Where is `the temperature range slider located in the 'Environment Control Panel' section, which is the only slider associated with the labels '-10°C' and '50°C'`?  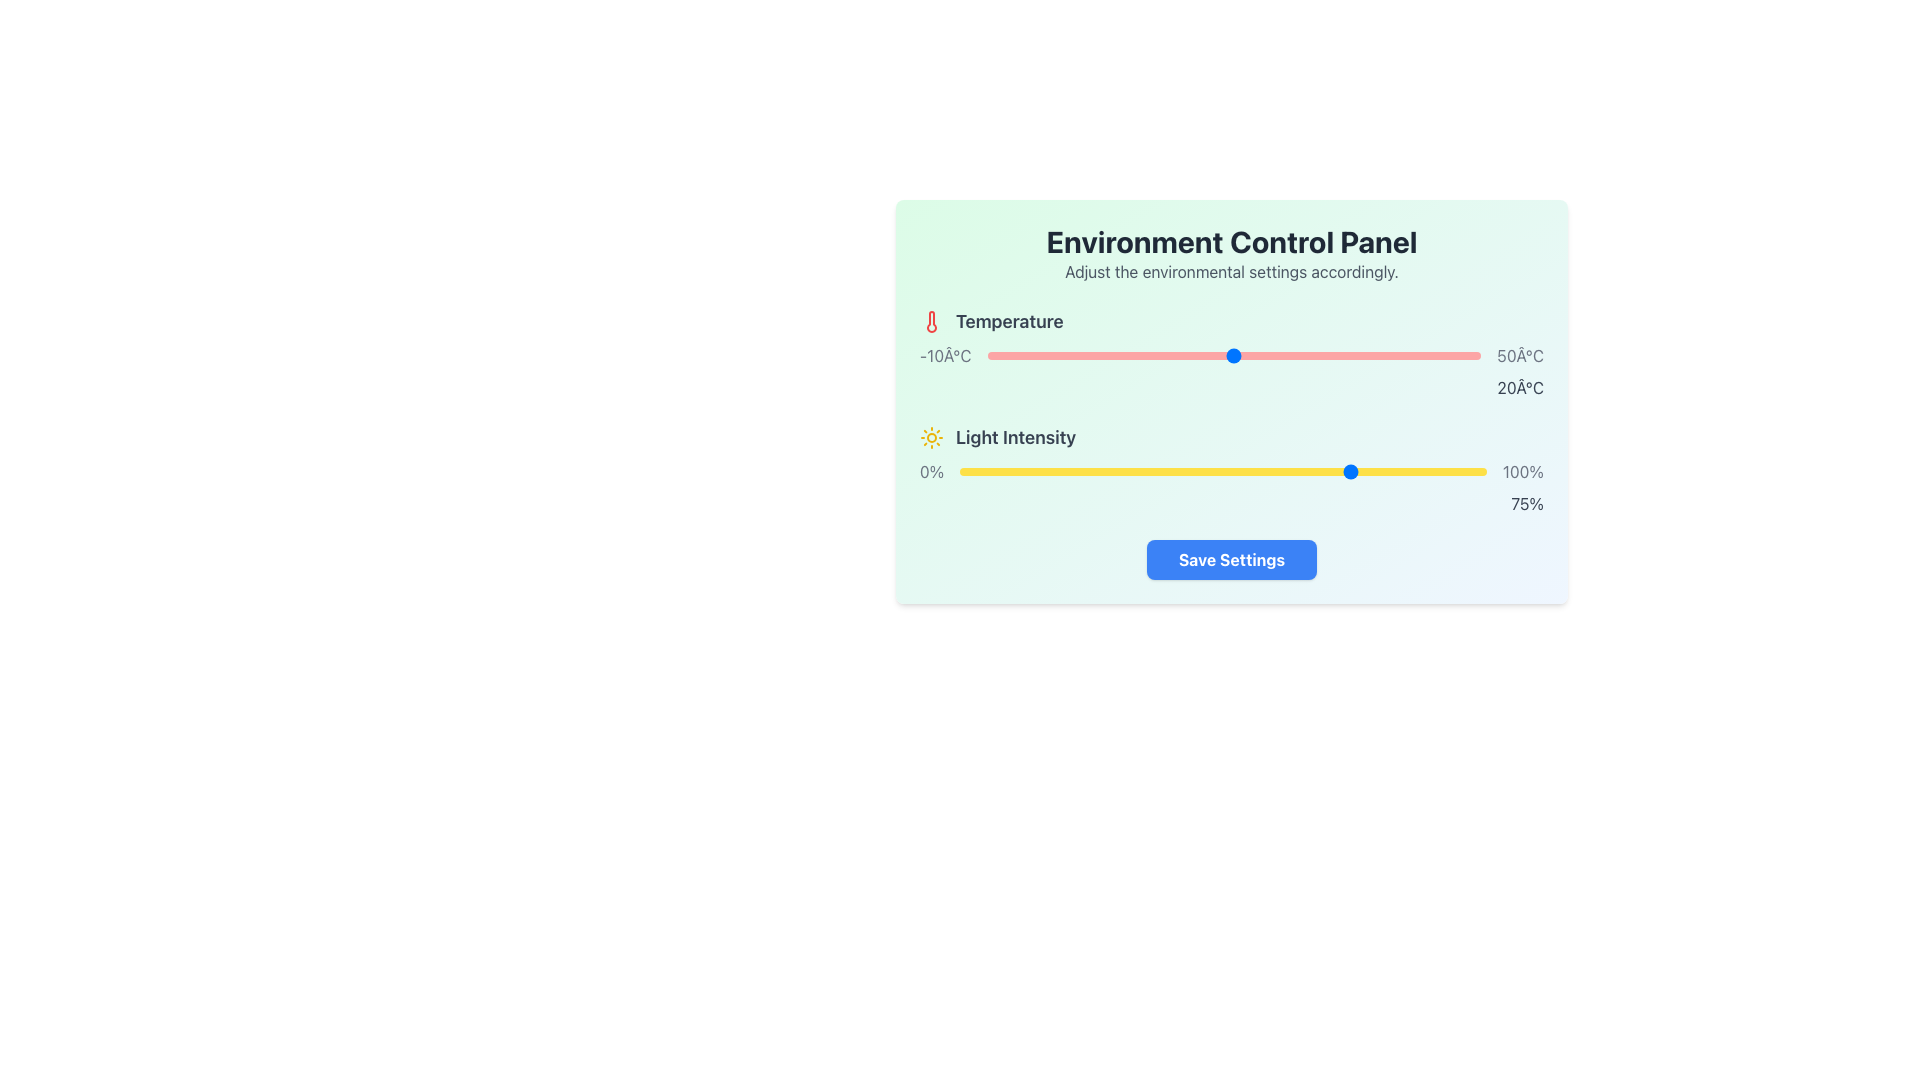 the temperature range slider located in the 'Environment Control Panel' section, which is the only slider associated with the labels '-10°C' and '50°C' is located at coordinates (1233, 354).